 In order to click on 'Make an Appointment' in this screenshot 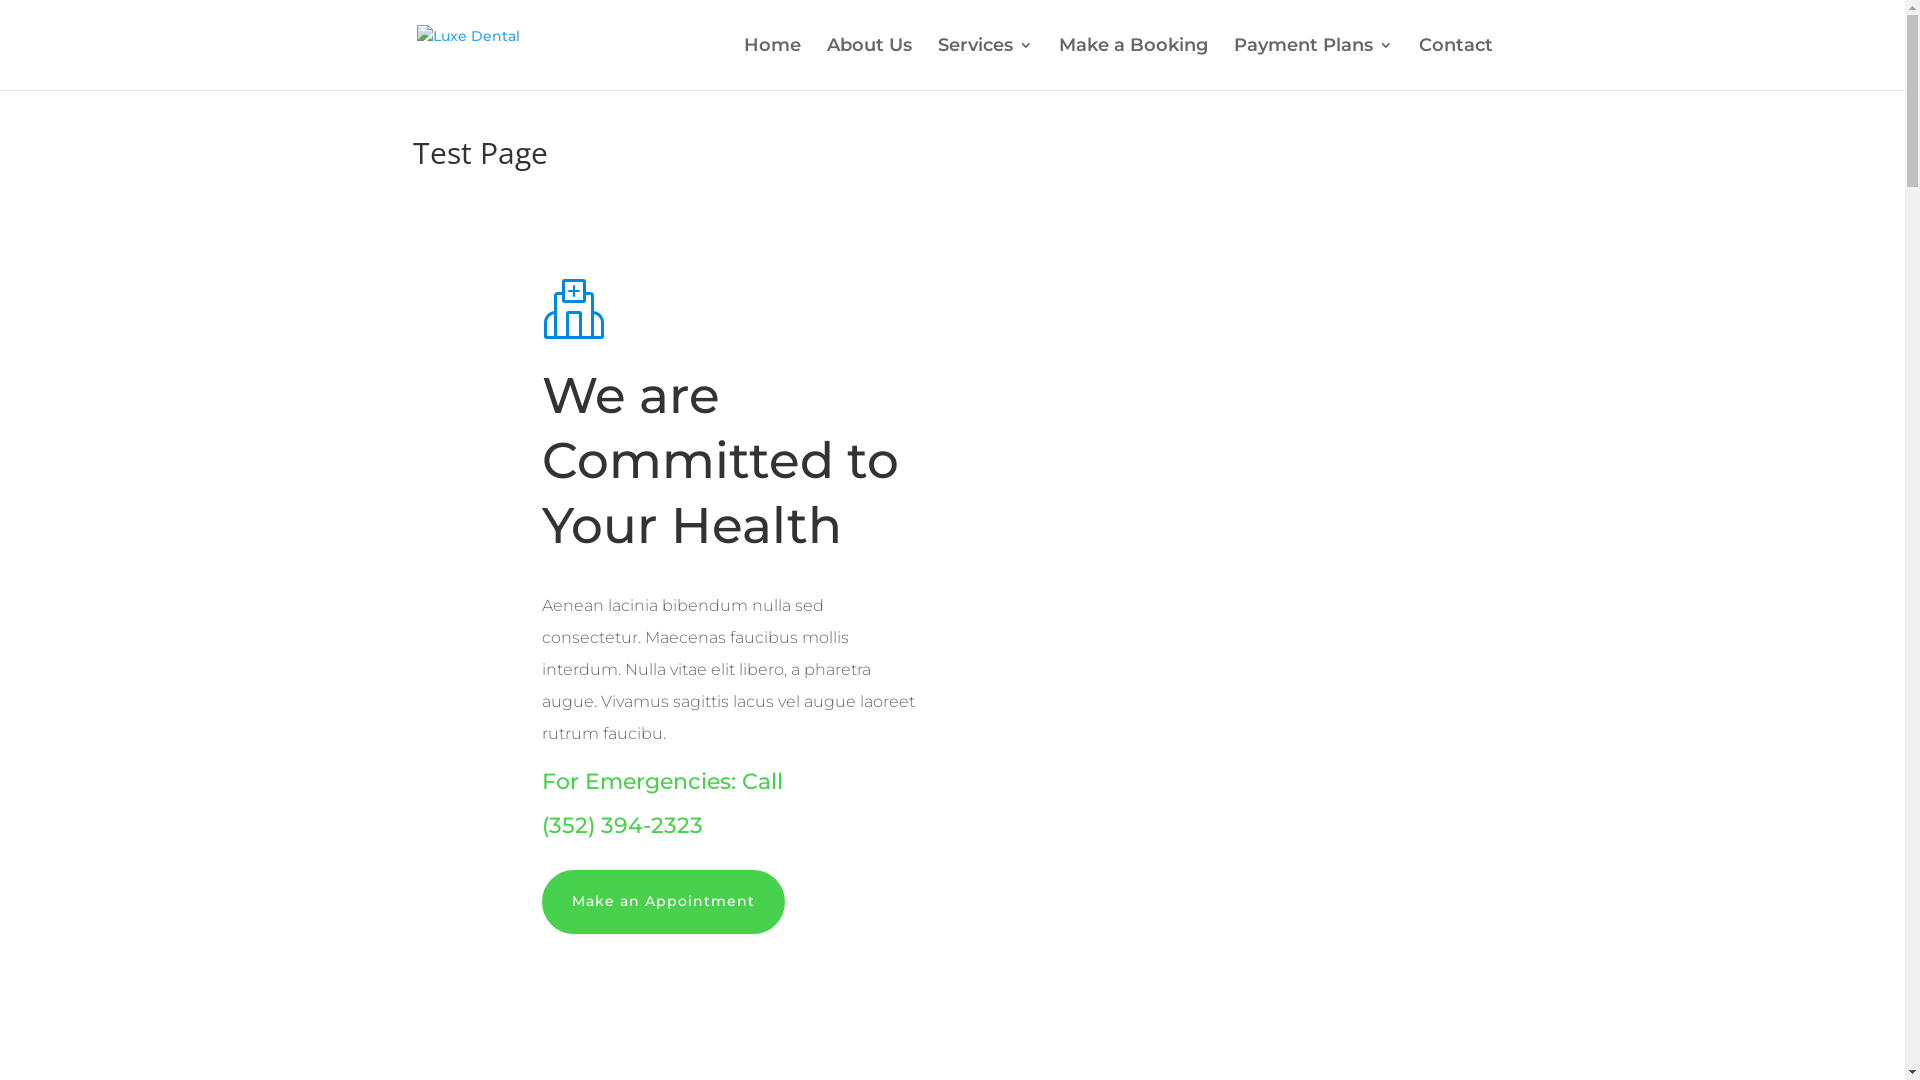, I will do `click(663, 902)`.